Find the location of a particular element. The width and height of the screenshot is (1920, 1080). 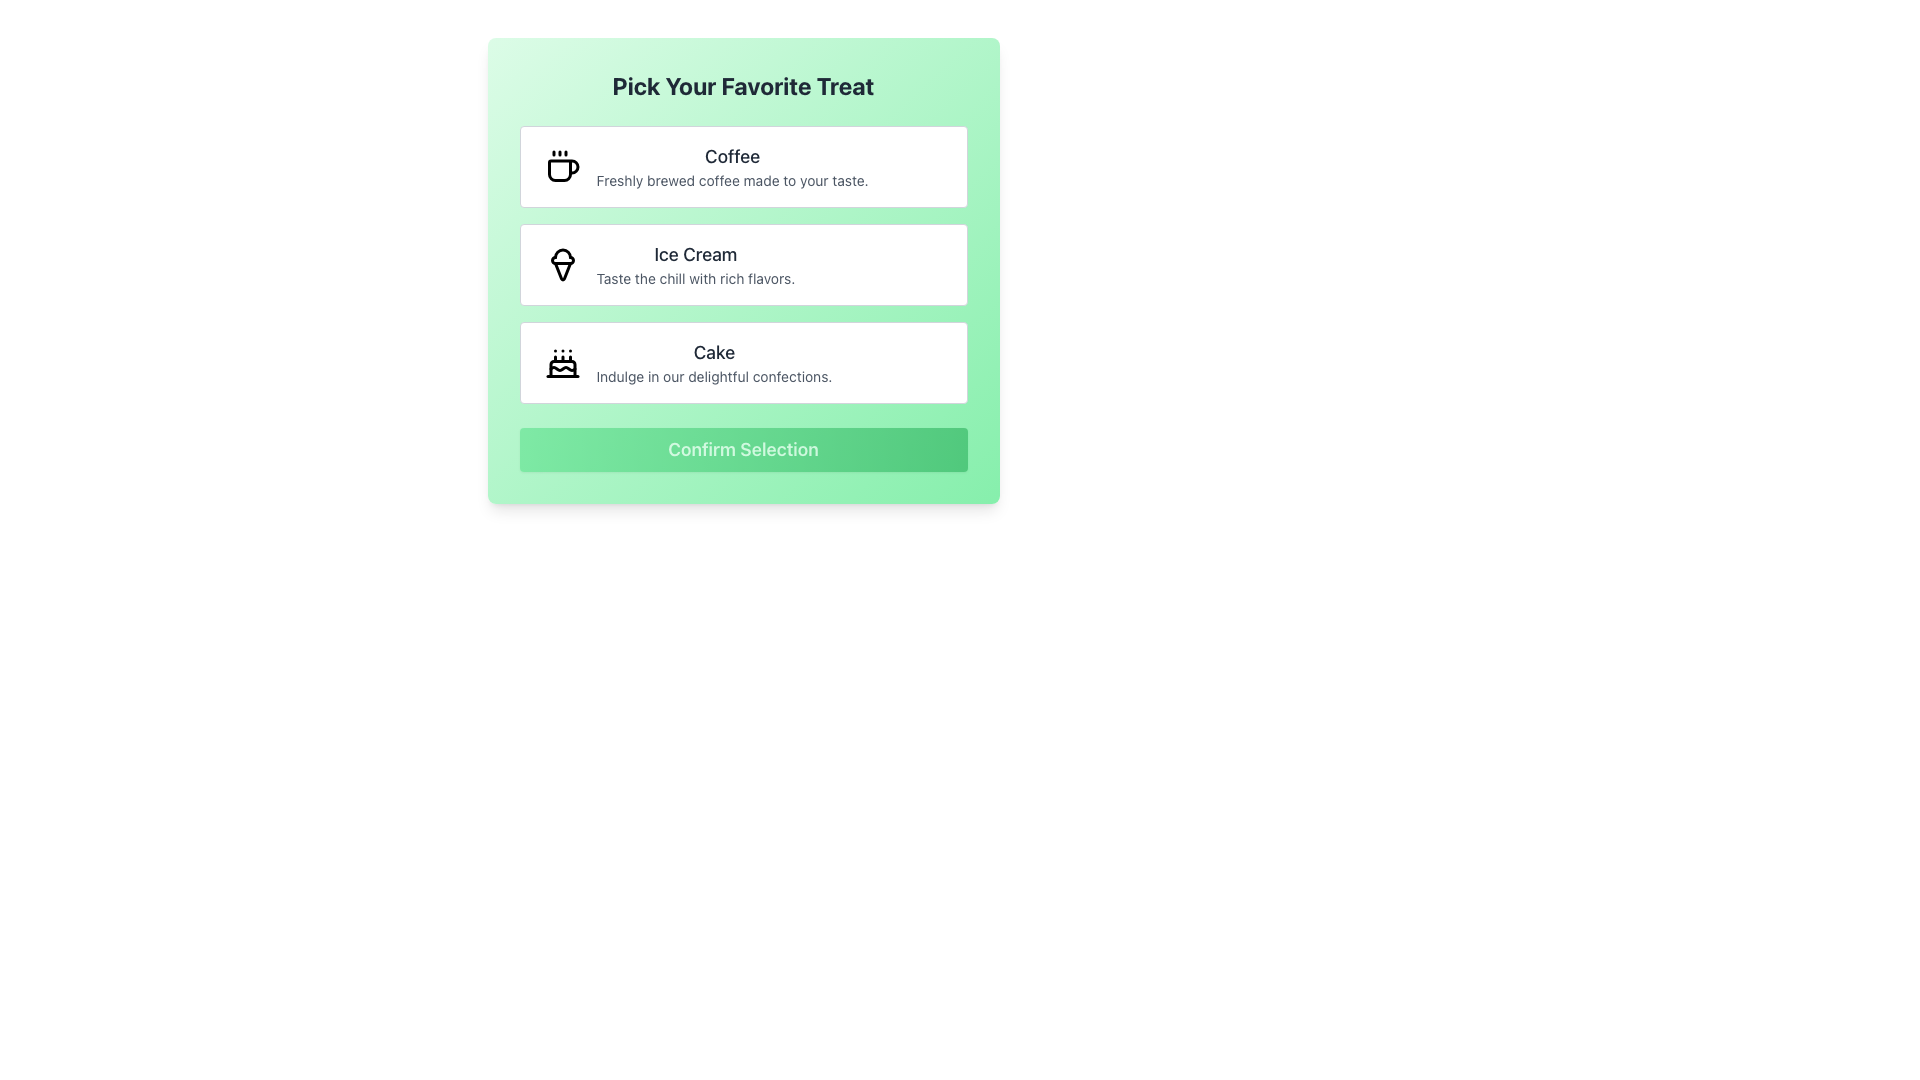

the Text Display element that shows the label and description for the 'Cake' option, which is centrally positioned as the third option in the list is located at coordinates (714, 362).